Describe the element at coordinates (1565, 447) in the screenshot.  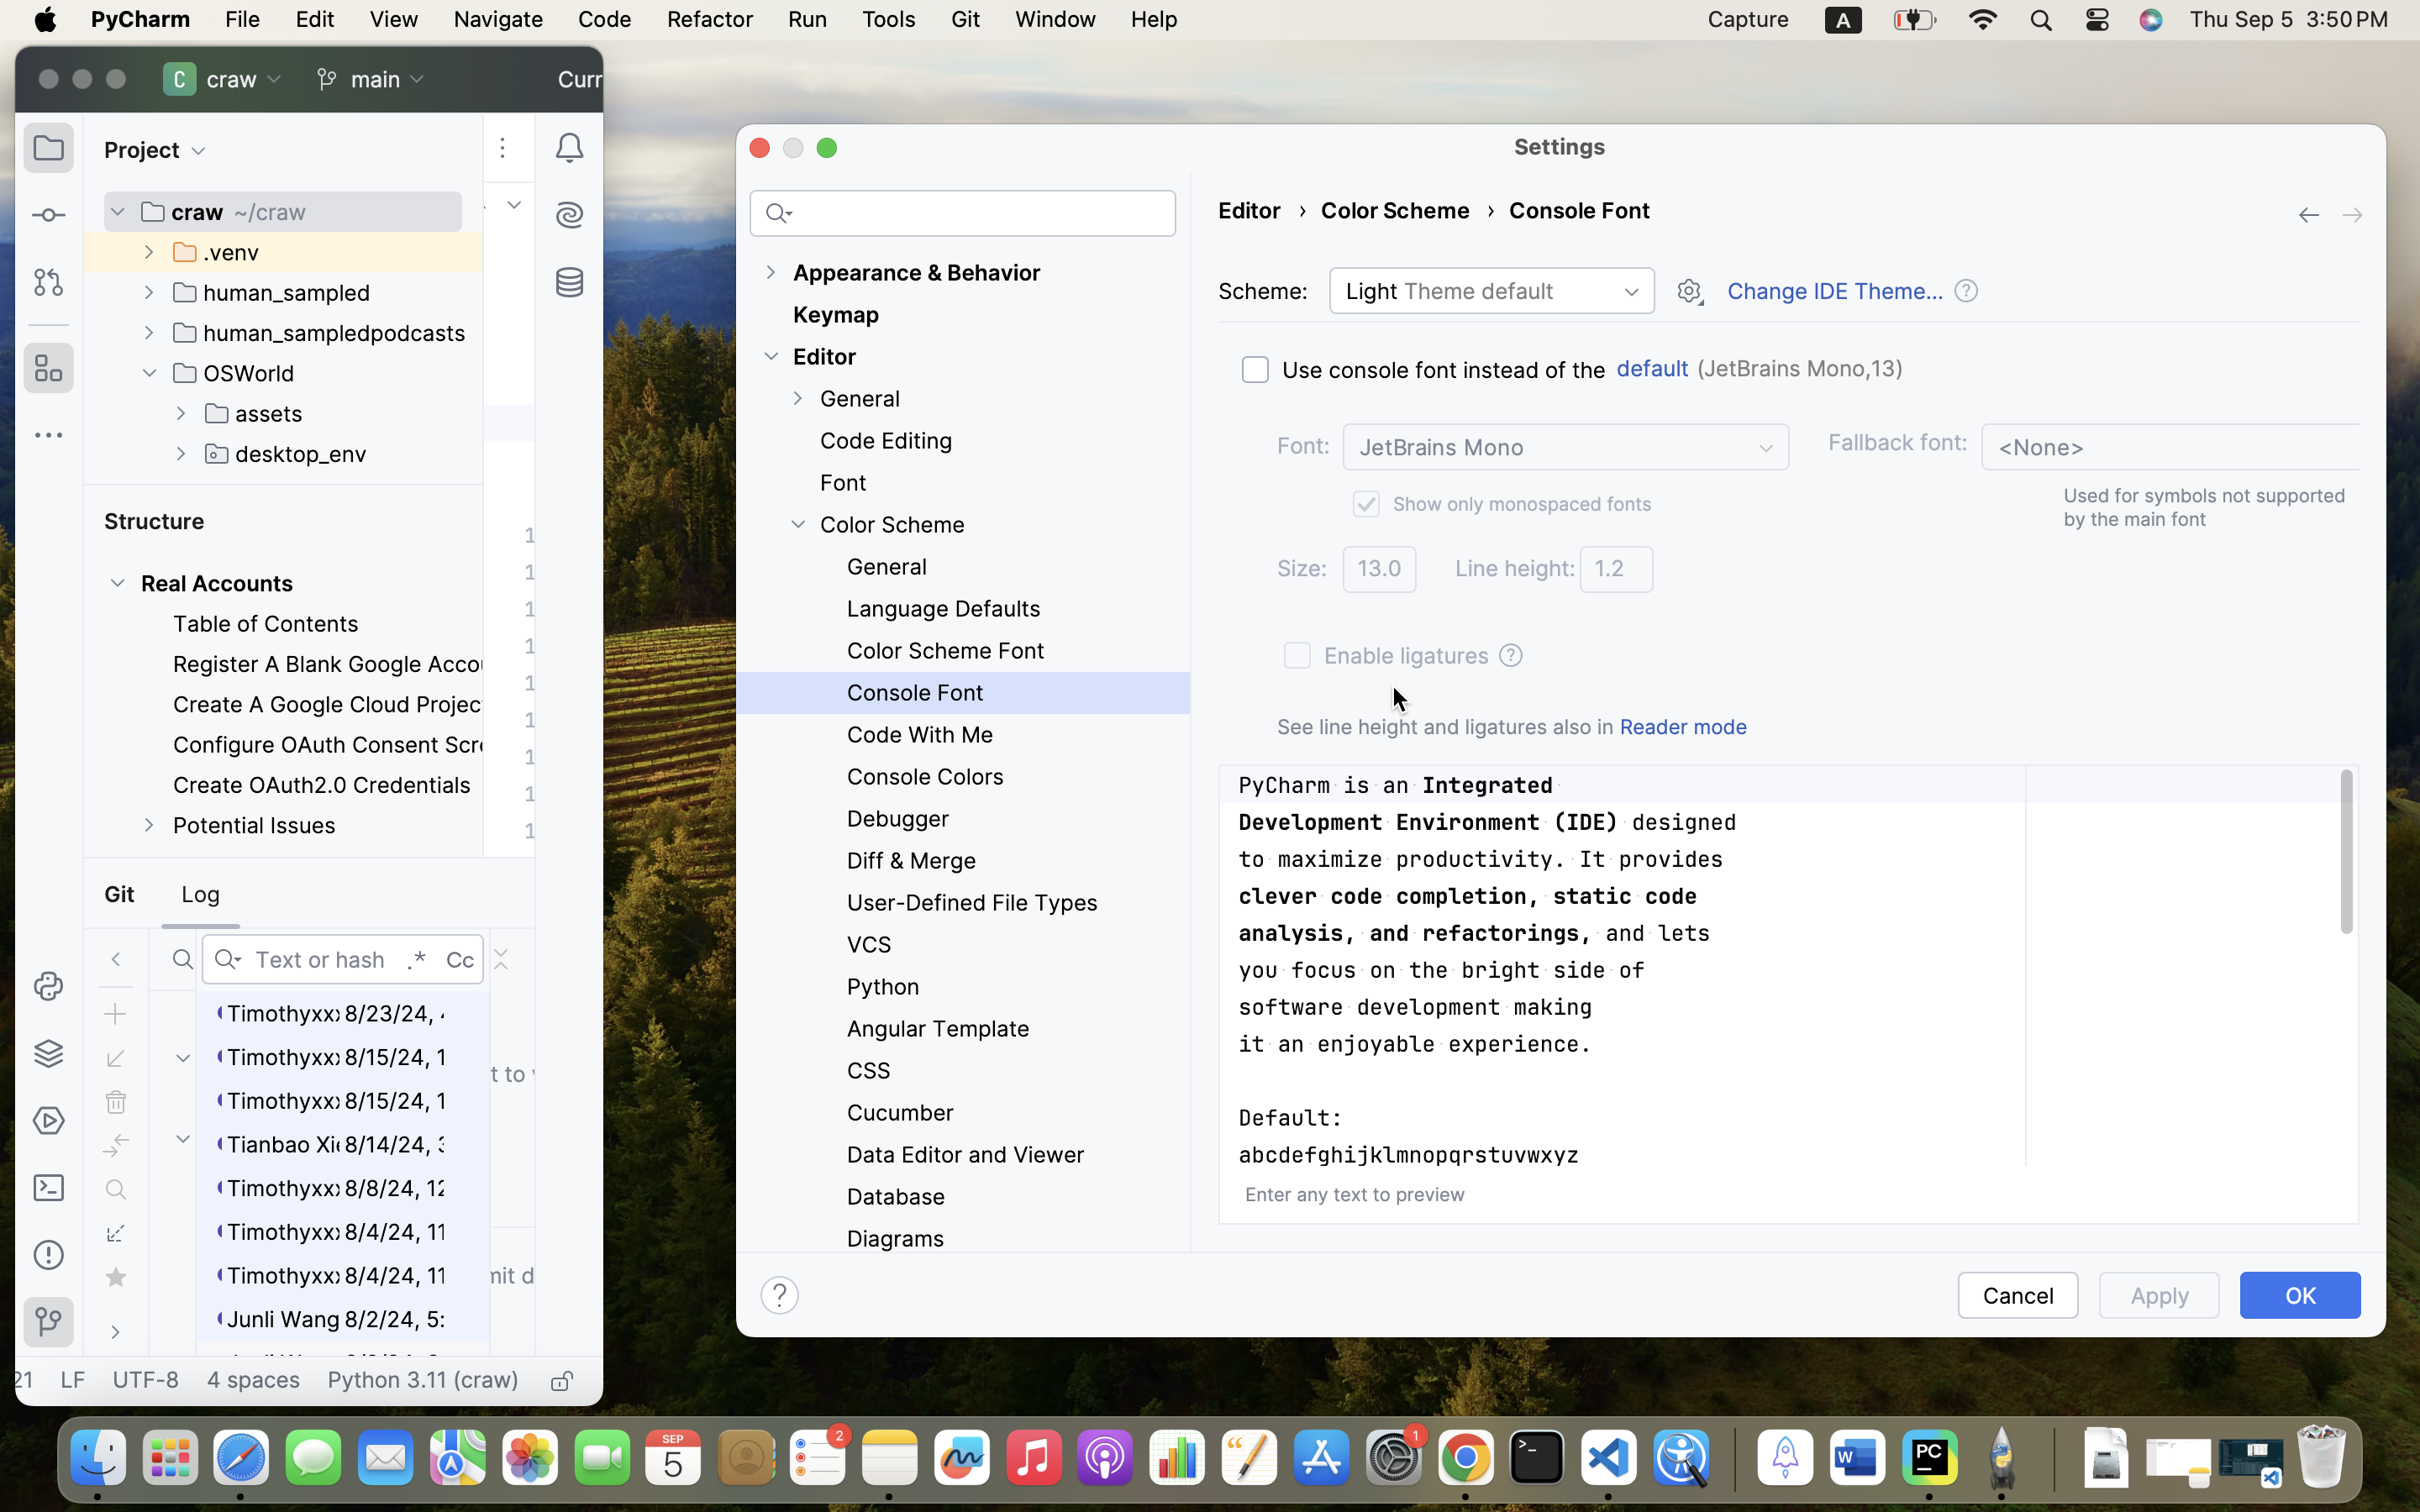
I see `'JetBrains Mono'` at that location.